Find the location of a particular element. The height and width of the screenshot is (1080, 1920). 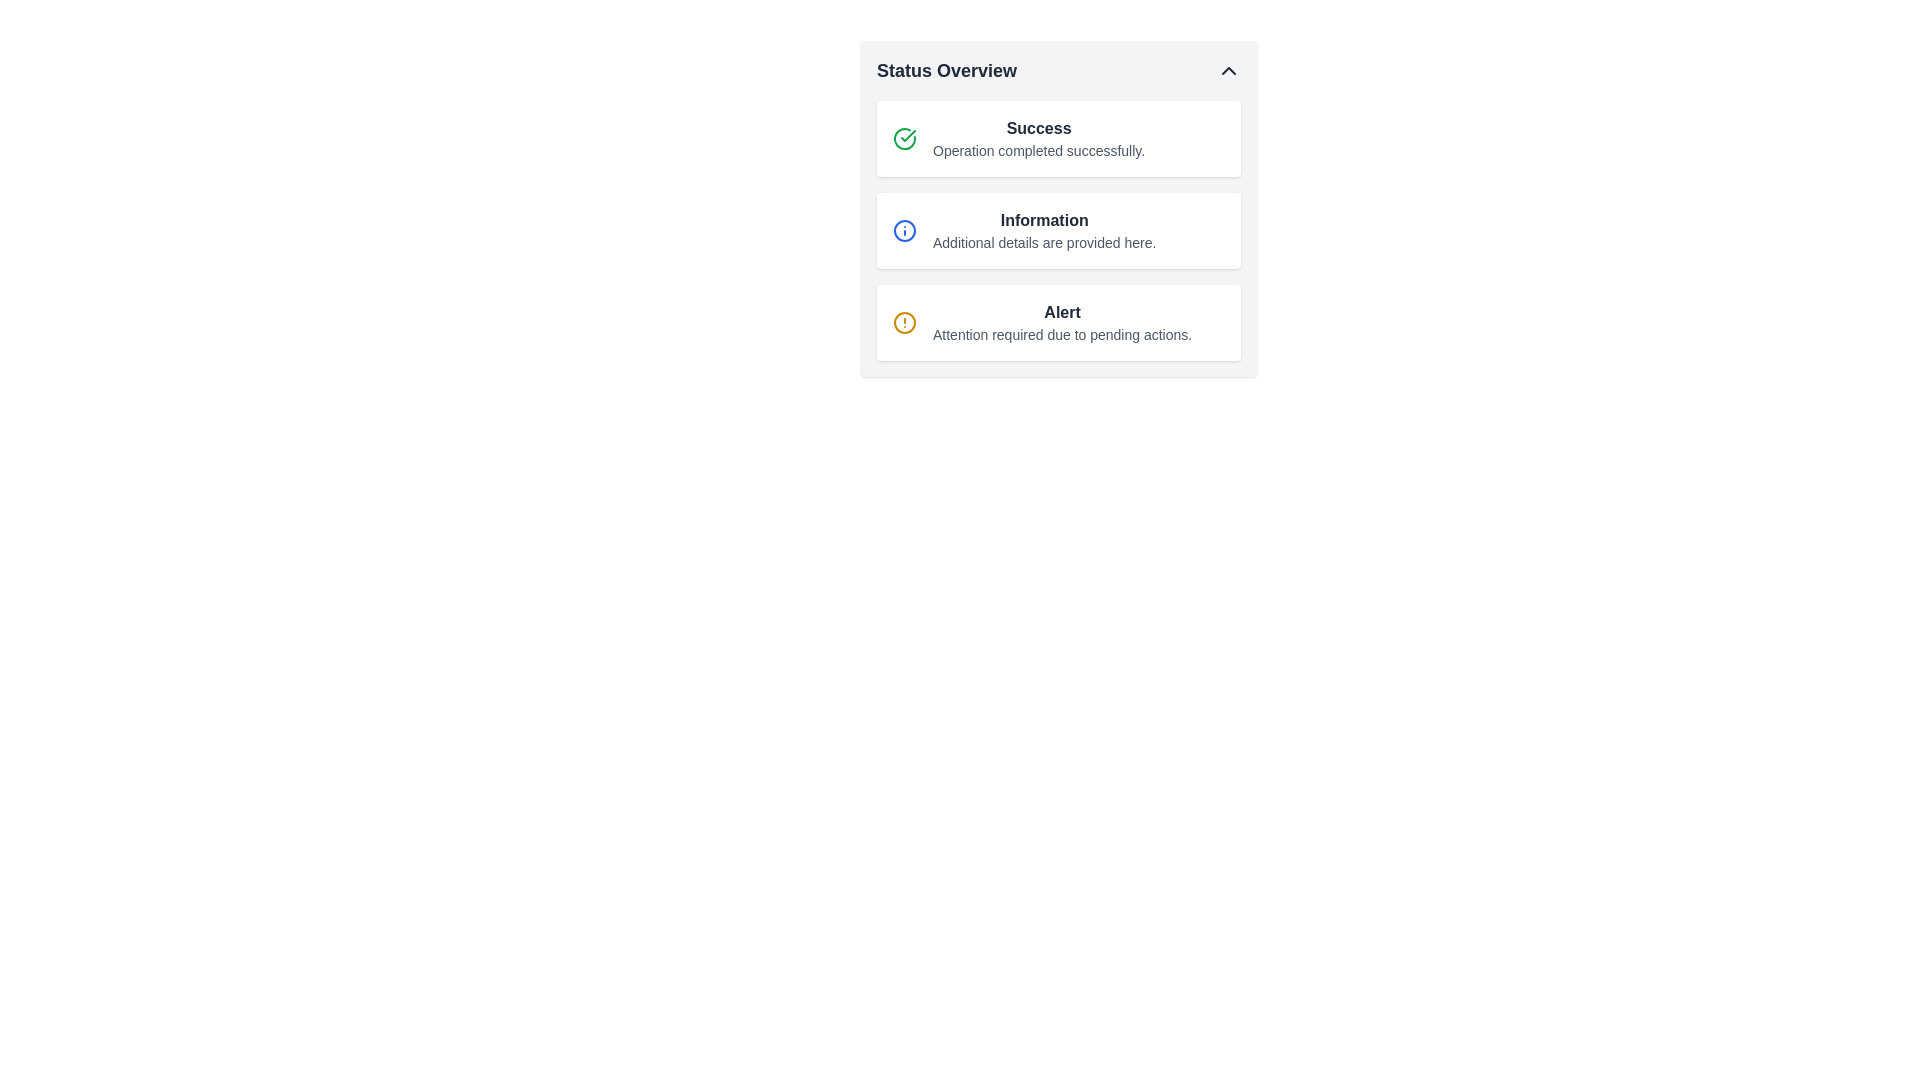

the Decorative SVG circle that visually represents a warning or alert status within the 'Alert' section of the 'Status Overview' panel, located to the left of the 'Alert' label is located at coordinates (904, 322).